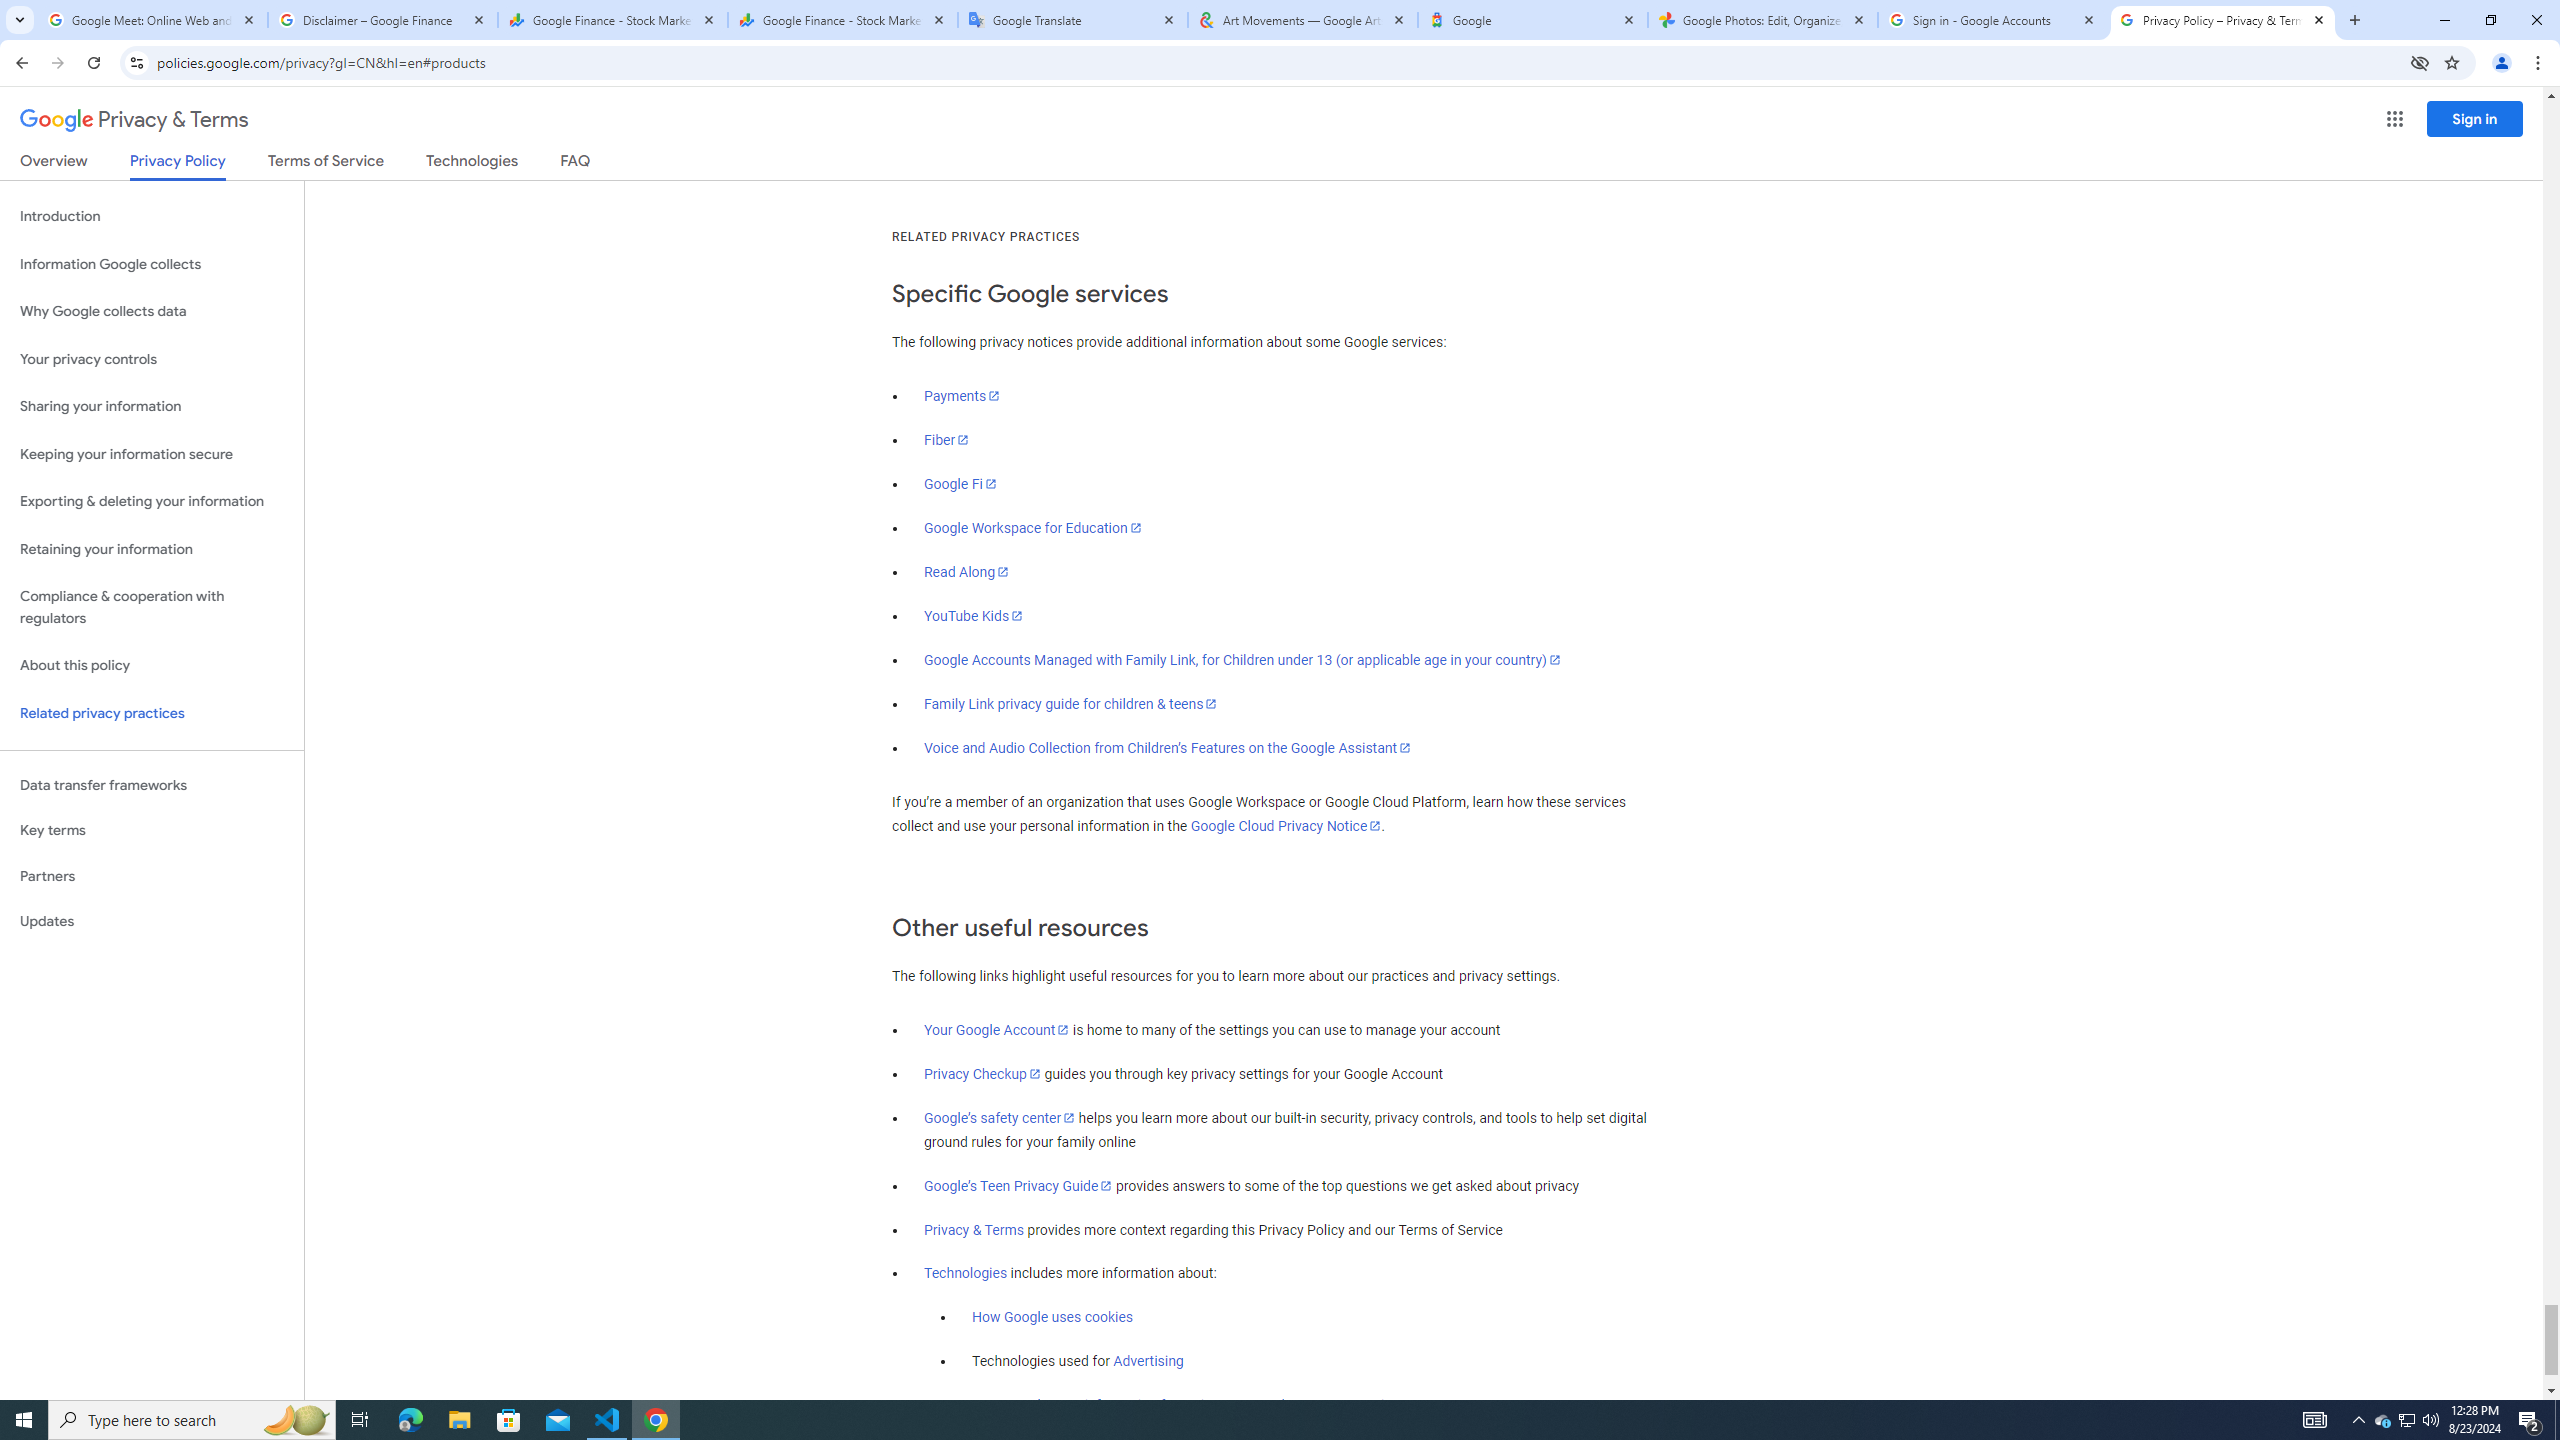 The height and width of the screenshot is (1440, 2560). I want to click on 'Google Cloud Privacy Notice', so click(1285, 824).